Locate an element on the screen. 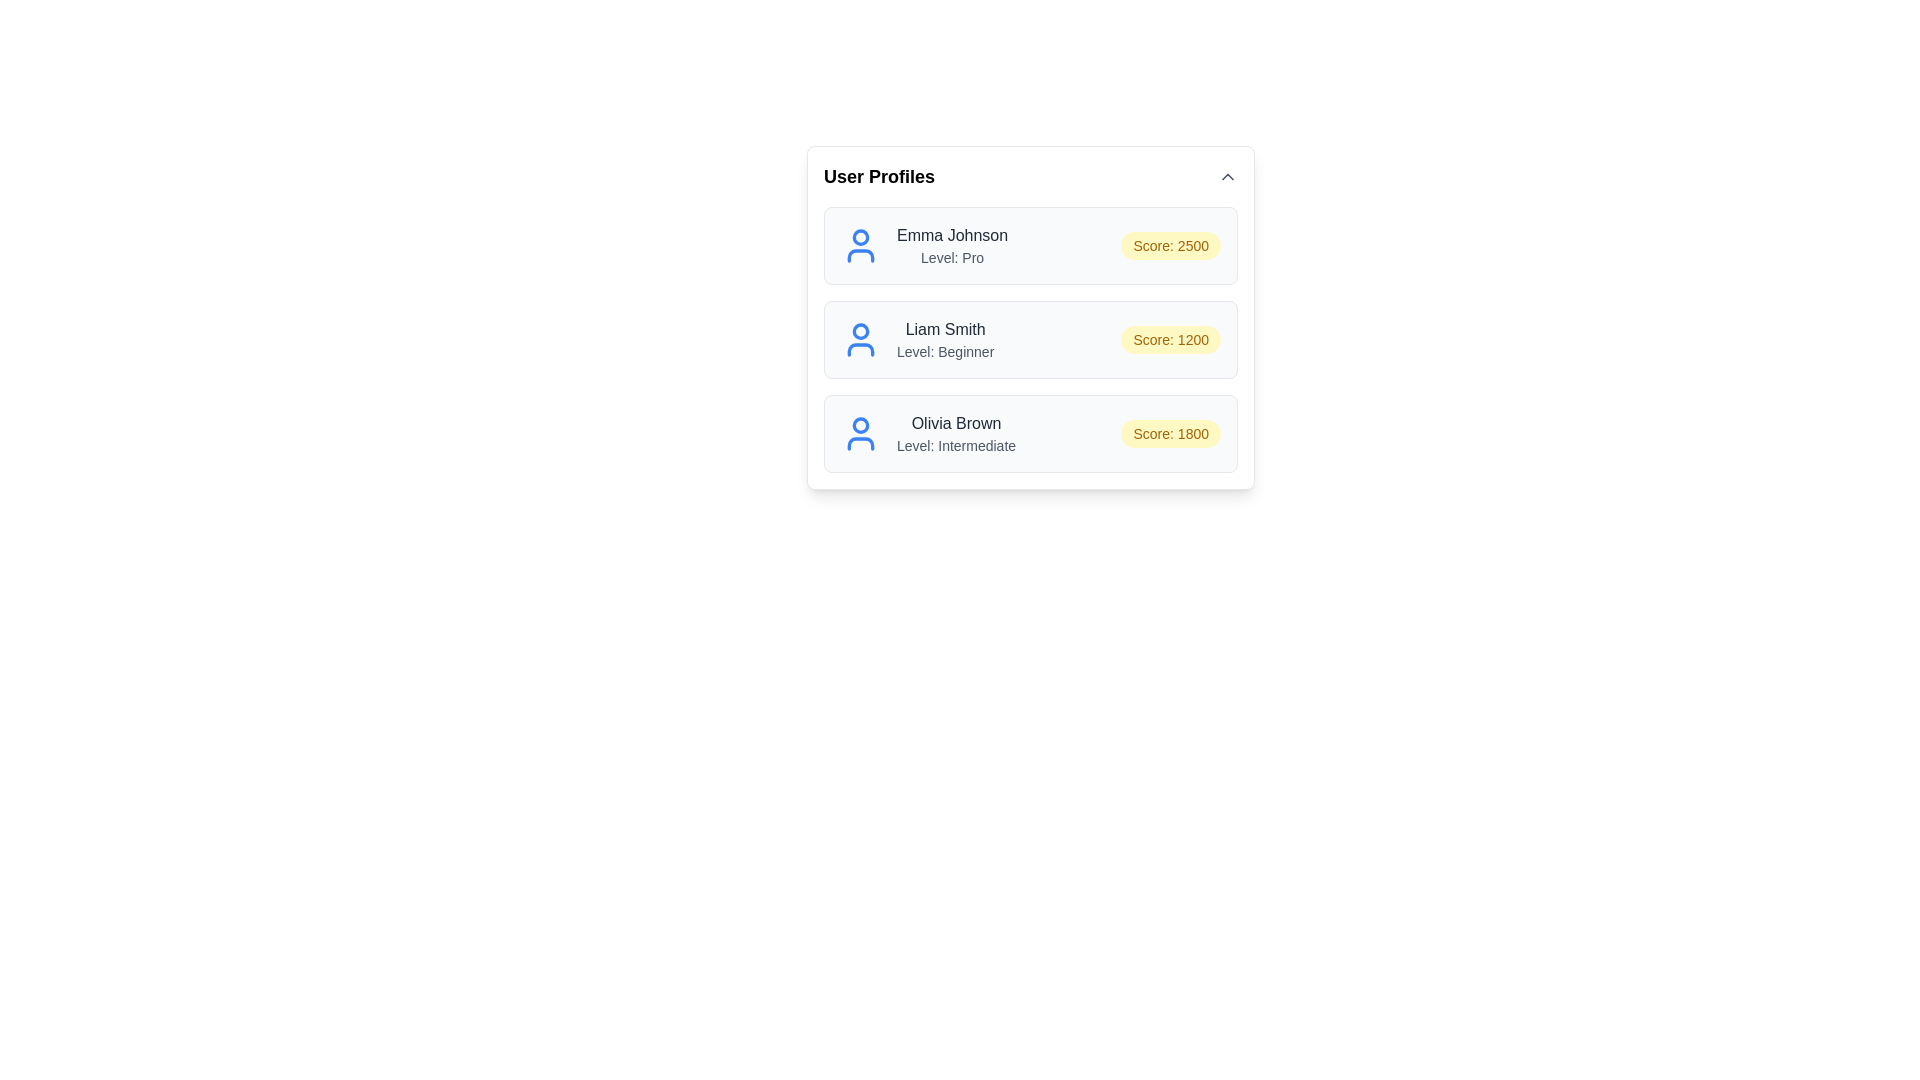 Image resolution: width=1920 pixels, height=1080 pixels. user details displayed in the Text Label Group showing 'Liam Smith' and 'Beginner', located in the second card under 'User Profiles' is located at coordinates (916, 338).